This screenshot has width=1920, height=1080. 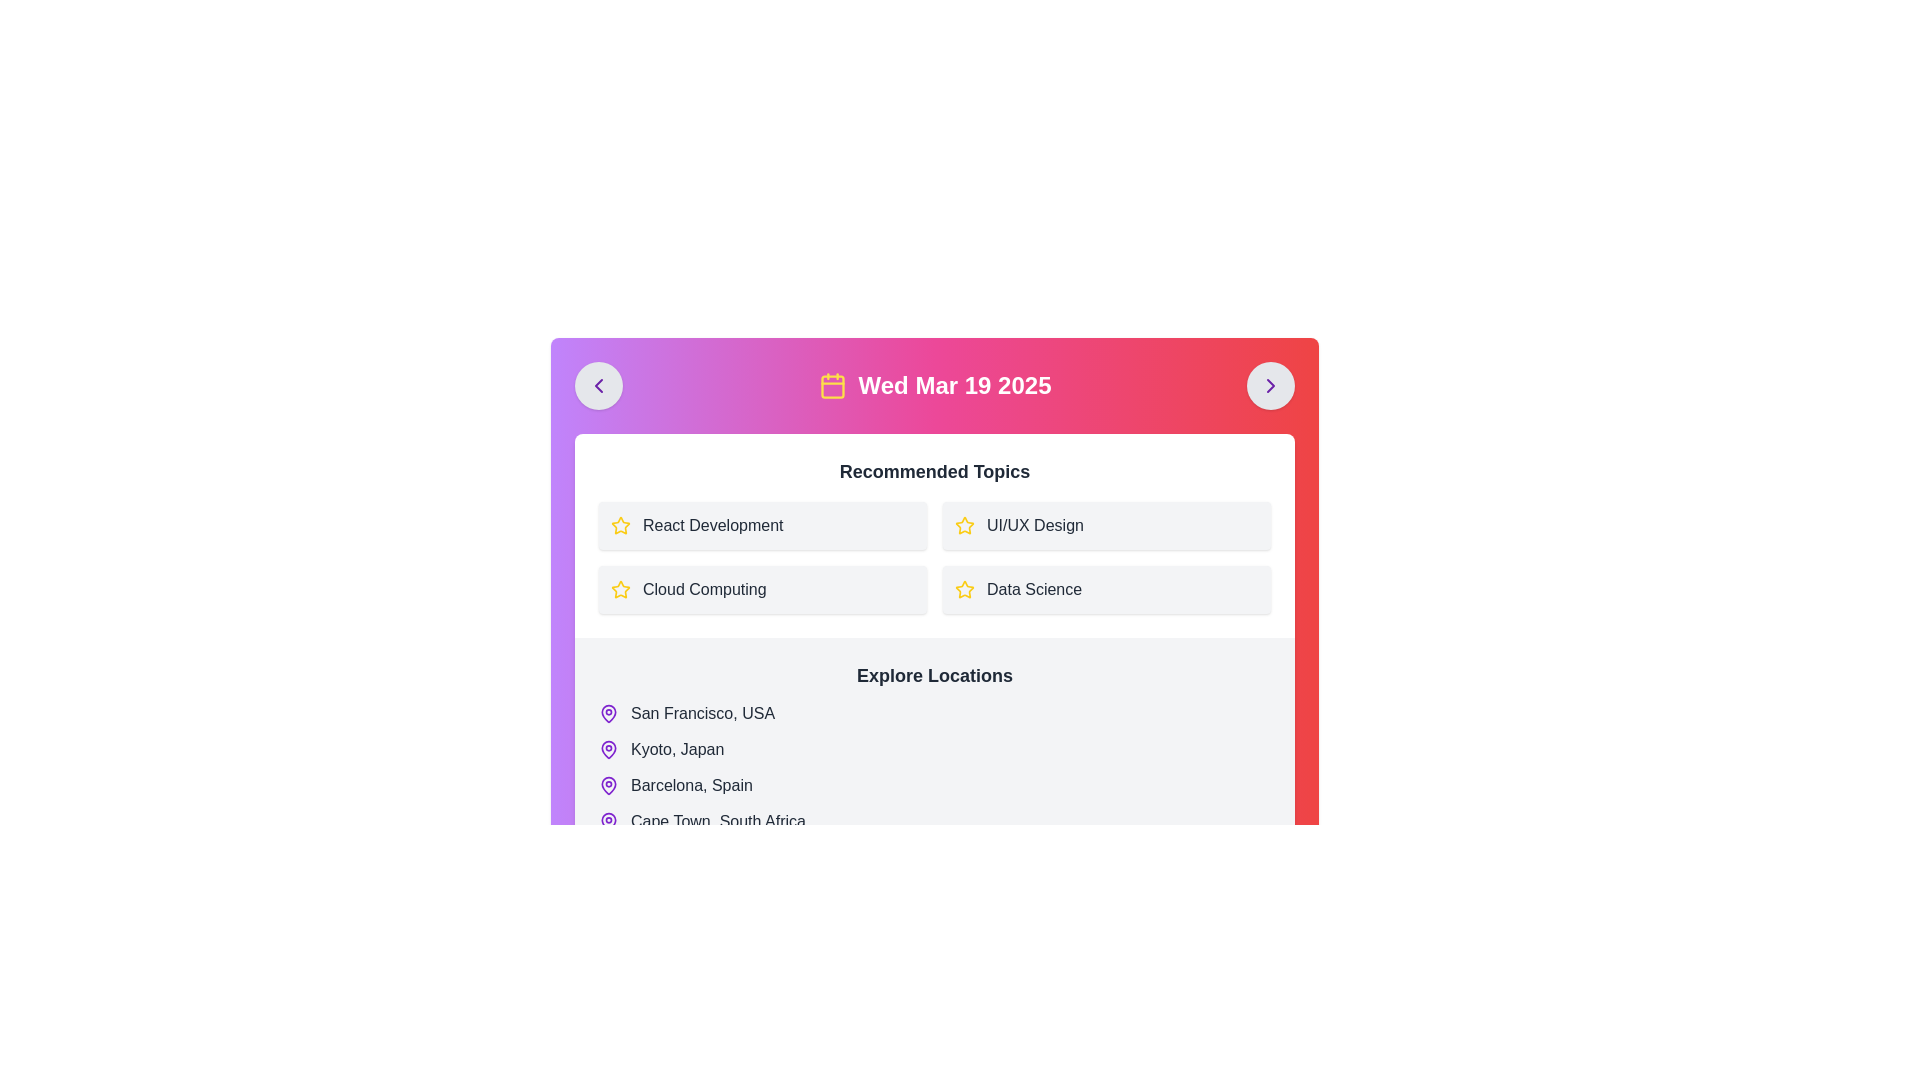 I want to click on the text label displaying 'Data Science', so click(x=1034, y=589).